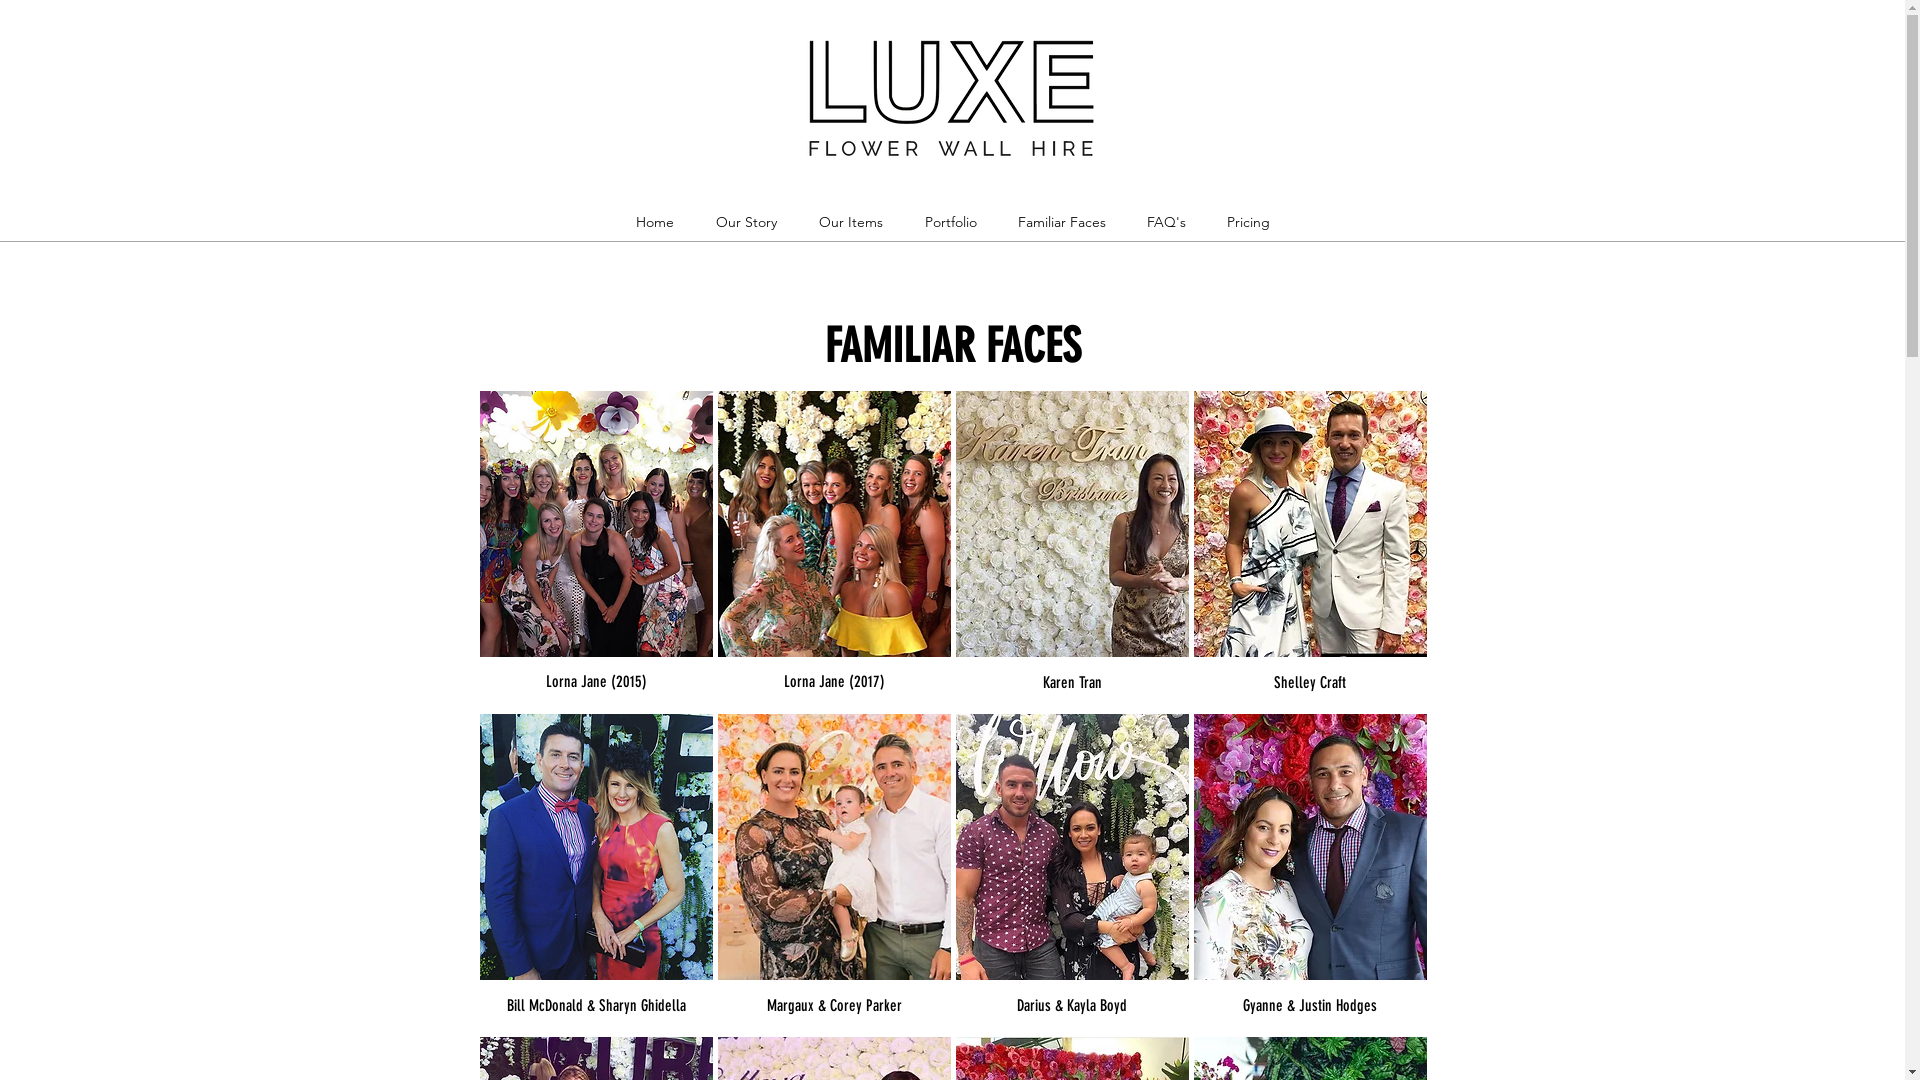 This screenshot has width=1920, height=1080. What do you see at coordinates (744, 222) in the screenshot?
I see `'Our Story'` at bounding box center [744, 222].